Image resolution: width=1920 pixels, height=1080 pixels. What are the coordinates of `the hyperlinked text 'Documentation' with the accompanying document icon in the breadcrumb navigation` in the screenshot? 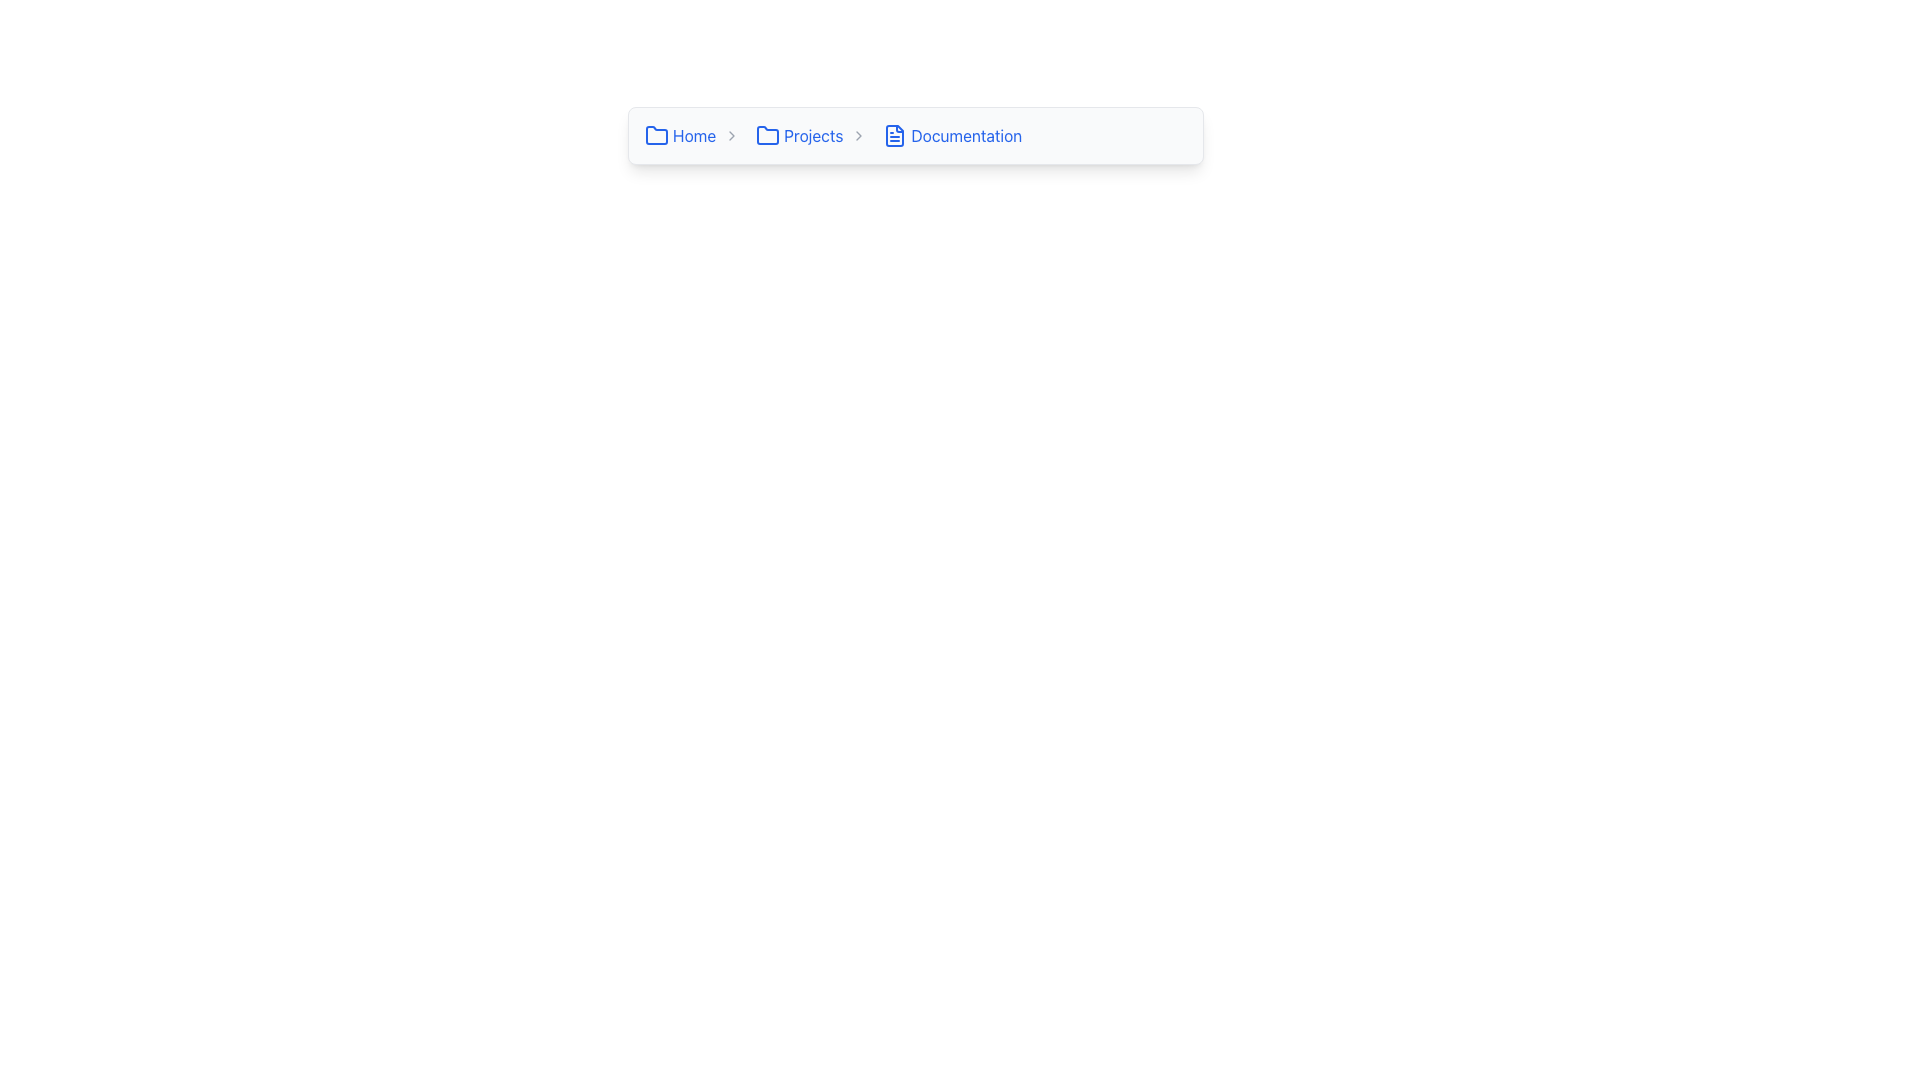 It's located at (951, 135).